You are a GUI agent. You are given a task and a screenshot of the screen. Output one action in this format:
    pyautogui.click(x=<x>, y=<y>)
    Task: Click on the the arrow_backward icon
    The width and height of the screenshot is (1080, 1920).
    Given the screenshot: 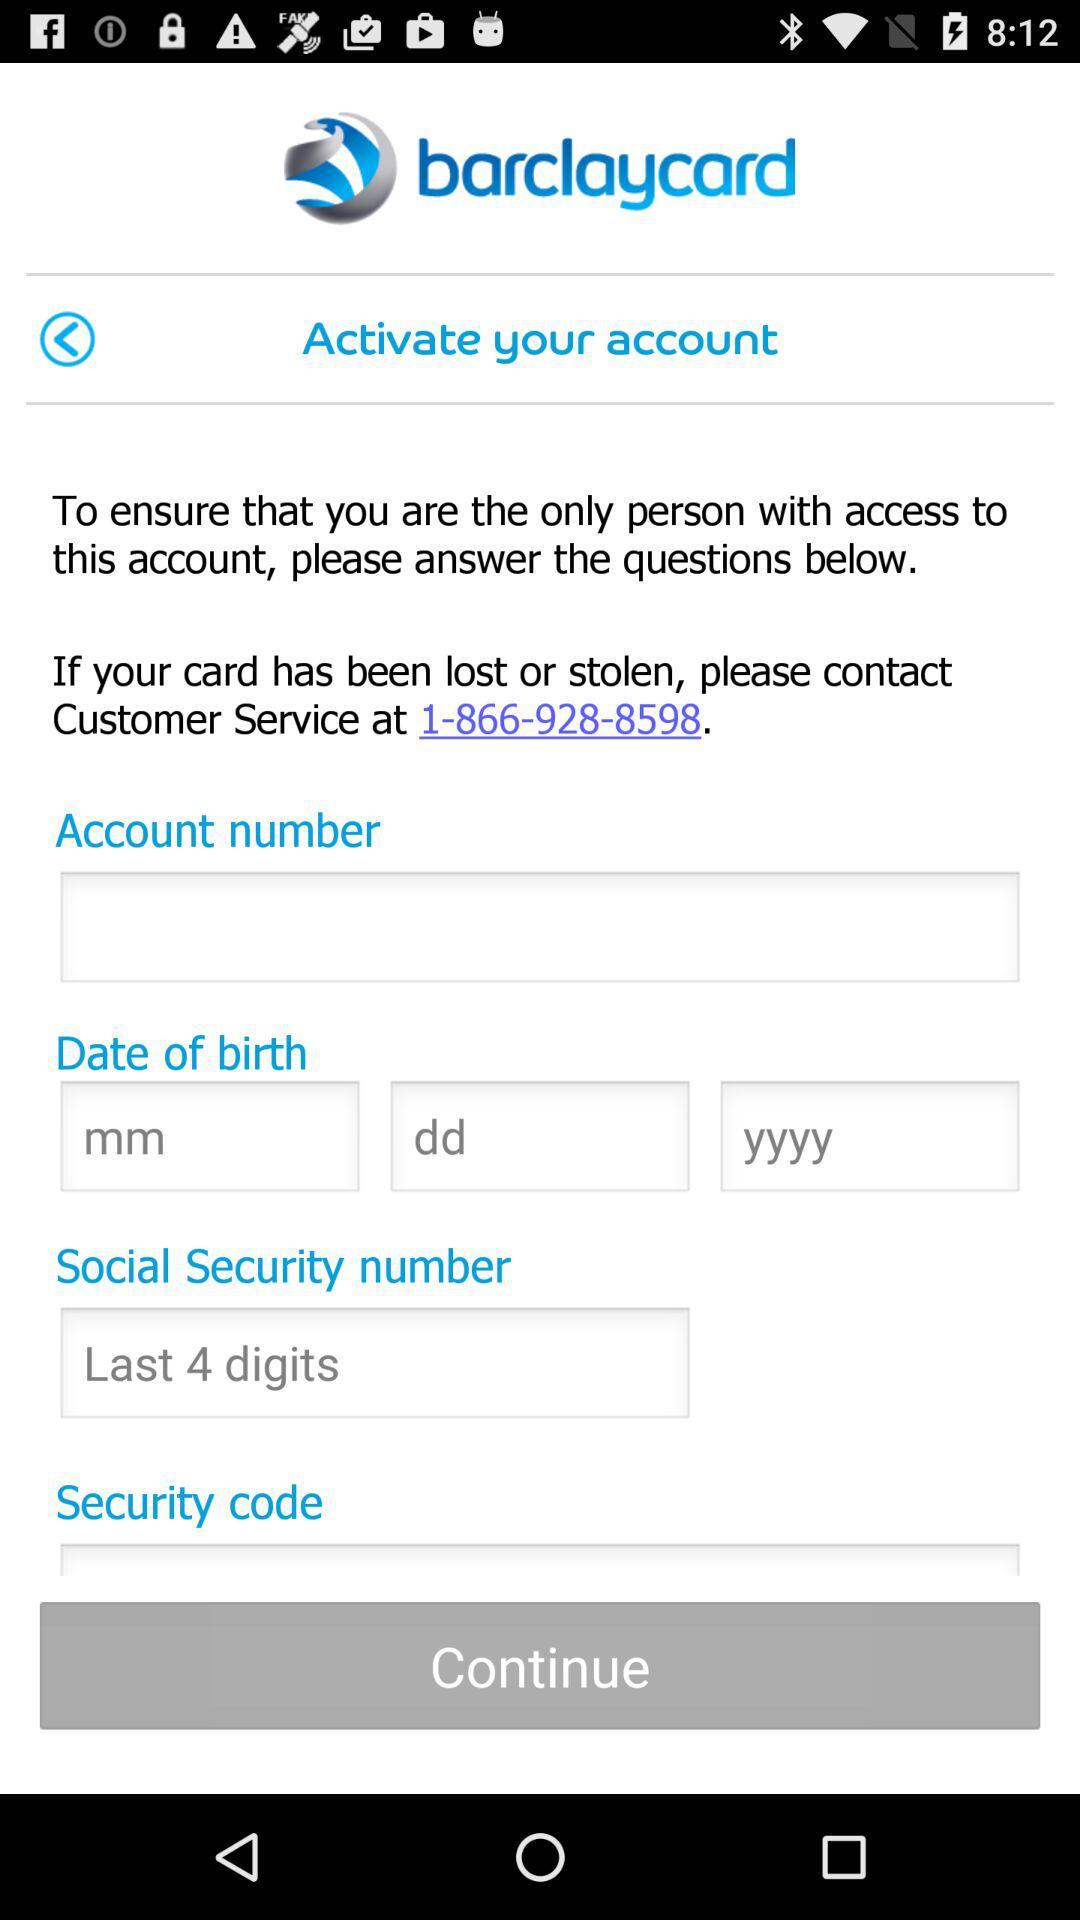 What is the action you would take?
    pyautogui.click(x=66, y=362)
    